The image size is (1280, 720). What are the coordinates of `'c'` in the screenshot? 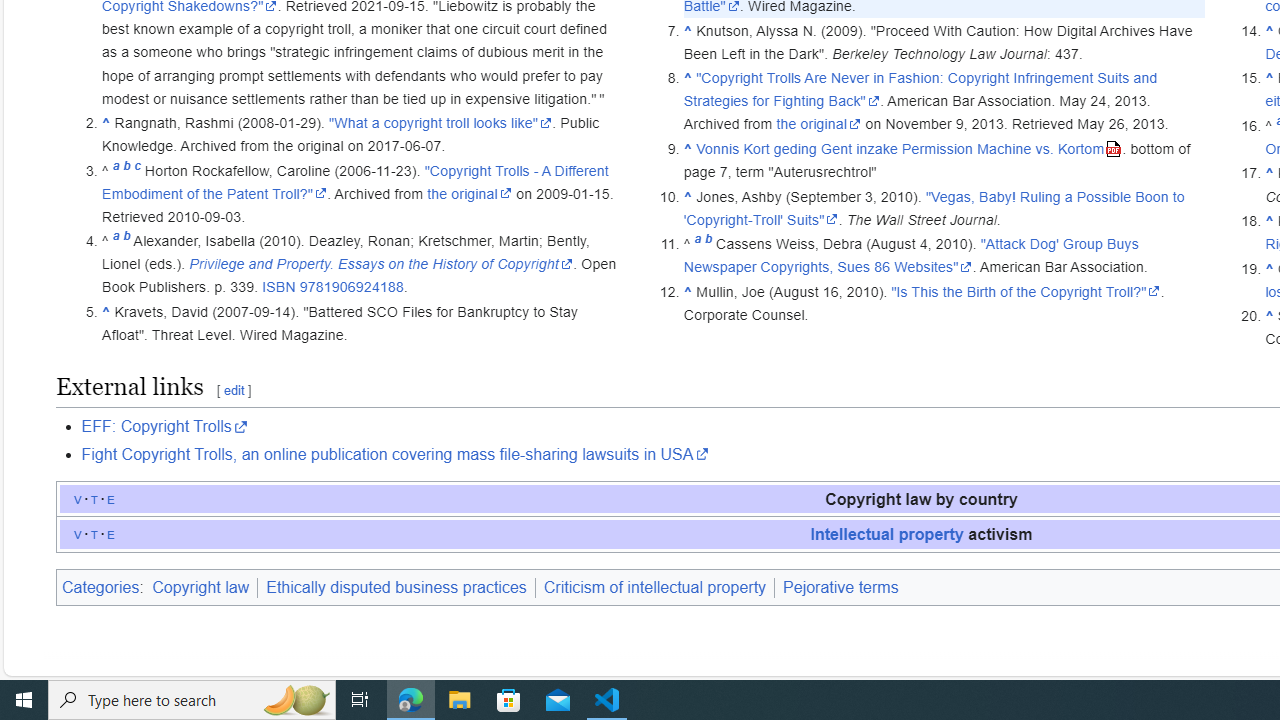 It's located at (136, 169).